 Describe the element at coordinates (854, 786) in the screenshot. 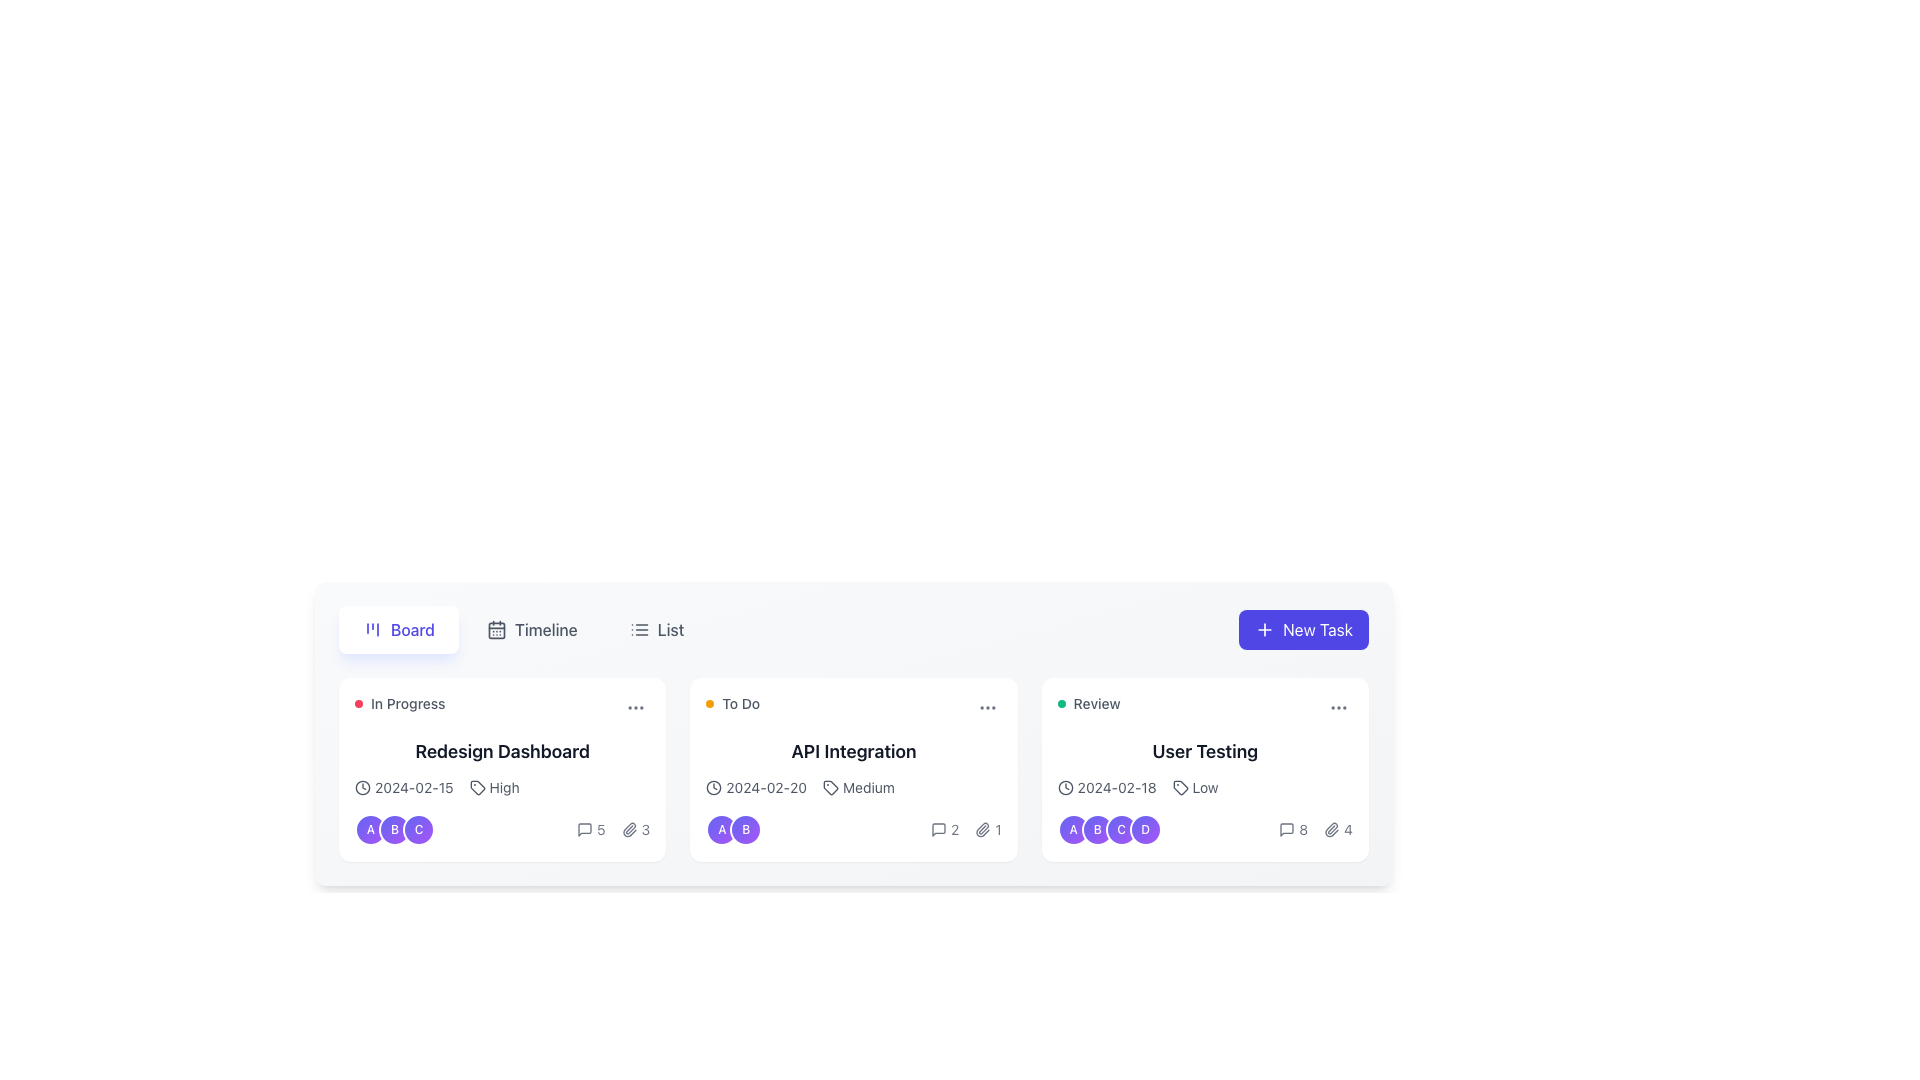

I see `date (2024-02-20) and priority level (Medium) information from the informational display below the 'API Integration' card in the 'To Do' column` at that location.